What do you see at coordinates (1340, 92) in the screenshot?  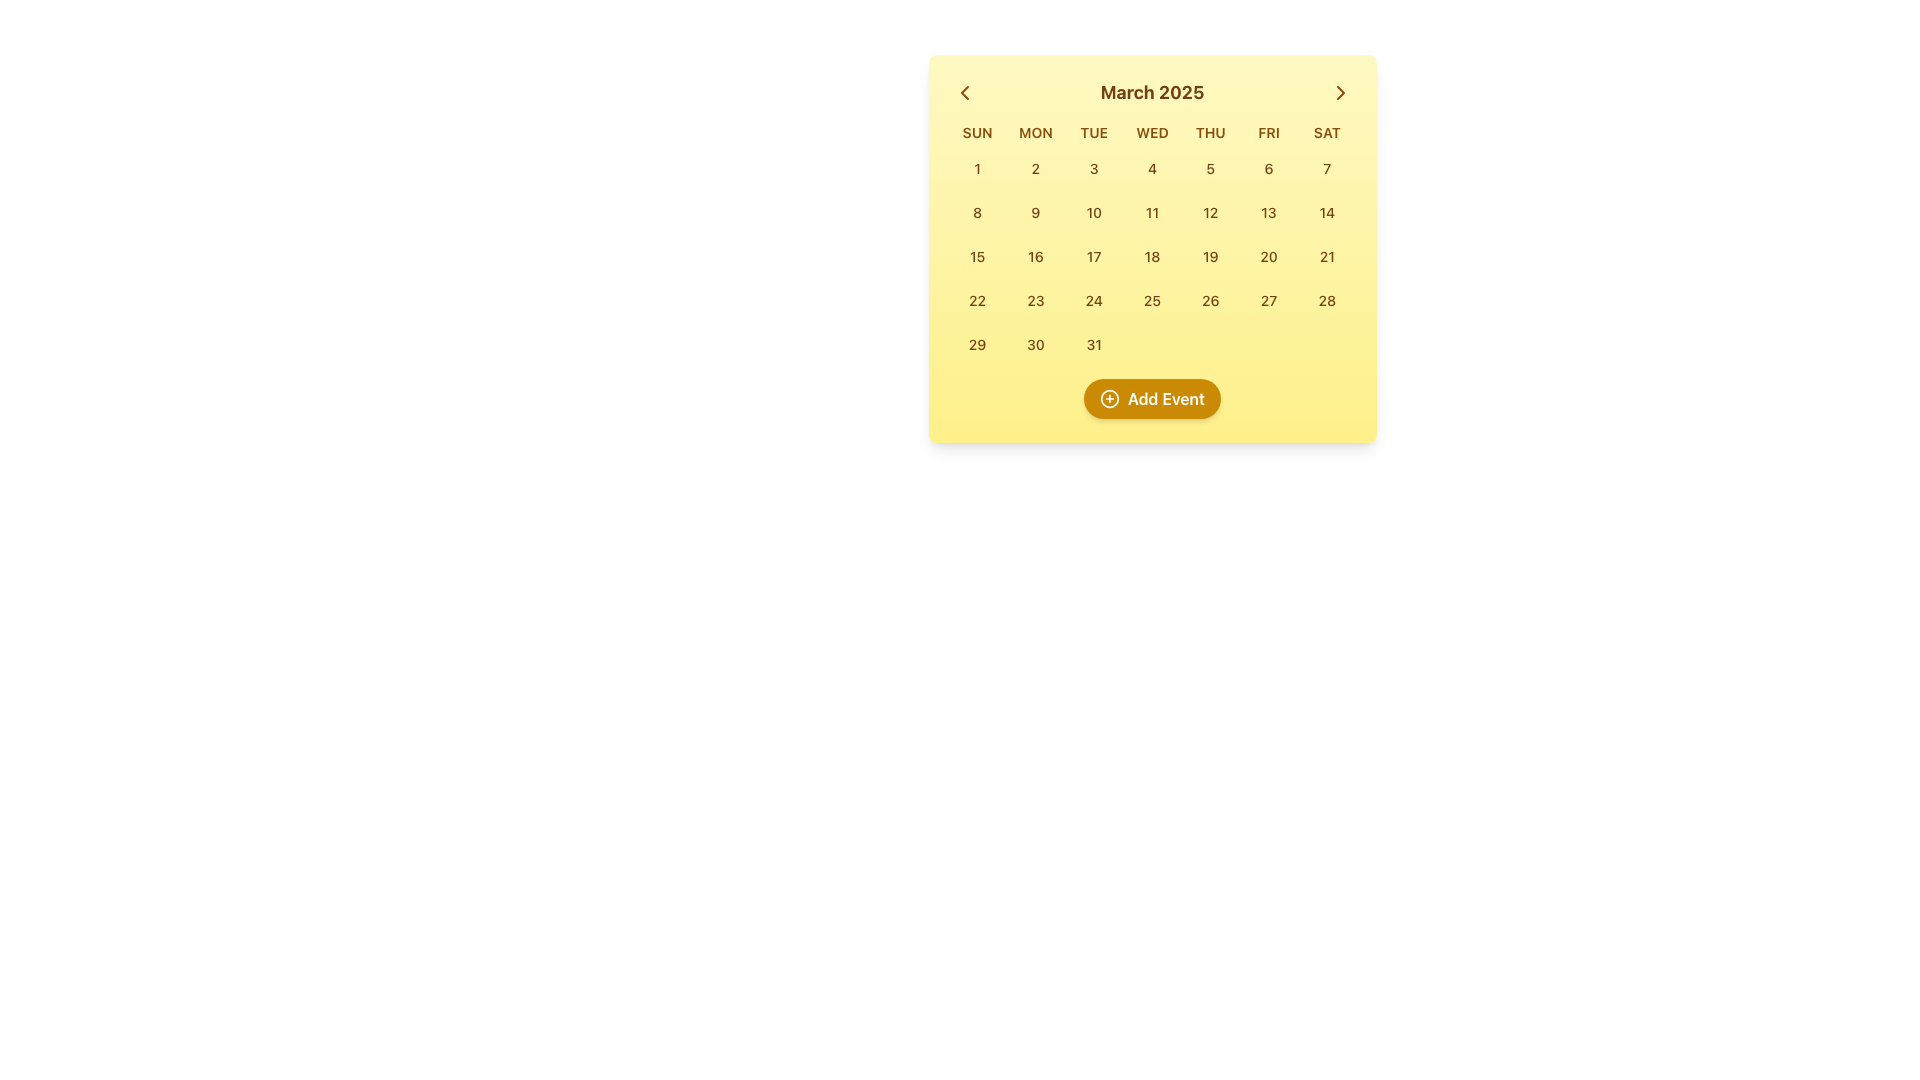 I see `the small yellow chevron arrow button located to the right of 'March 2025' in the calendar header` at bounding box center [1340, 92].